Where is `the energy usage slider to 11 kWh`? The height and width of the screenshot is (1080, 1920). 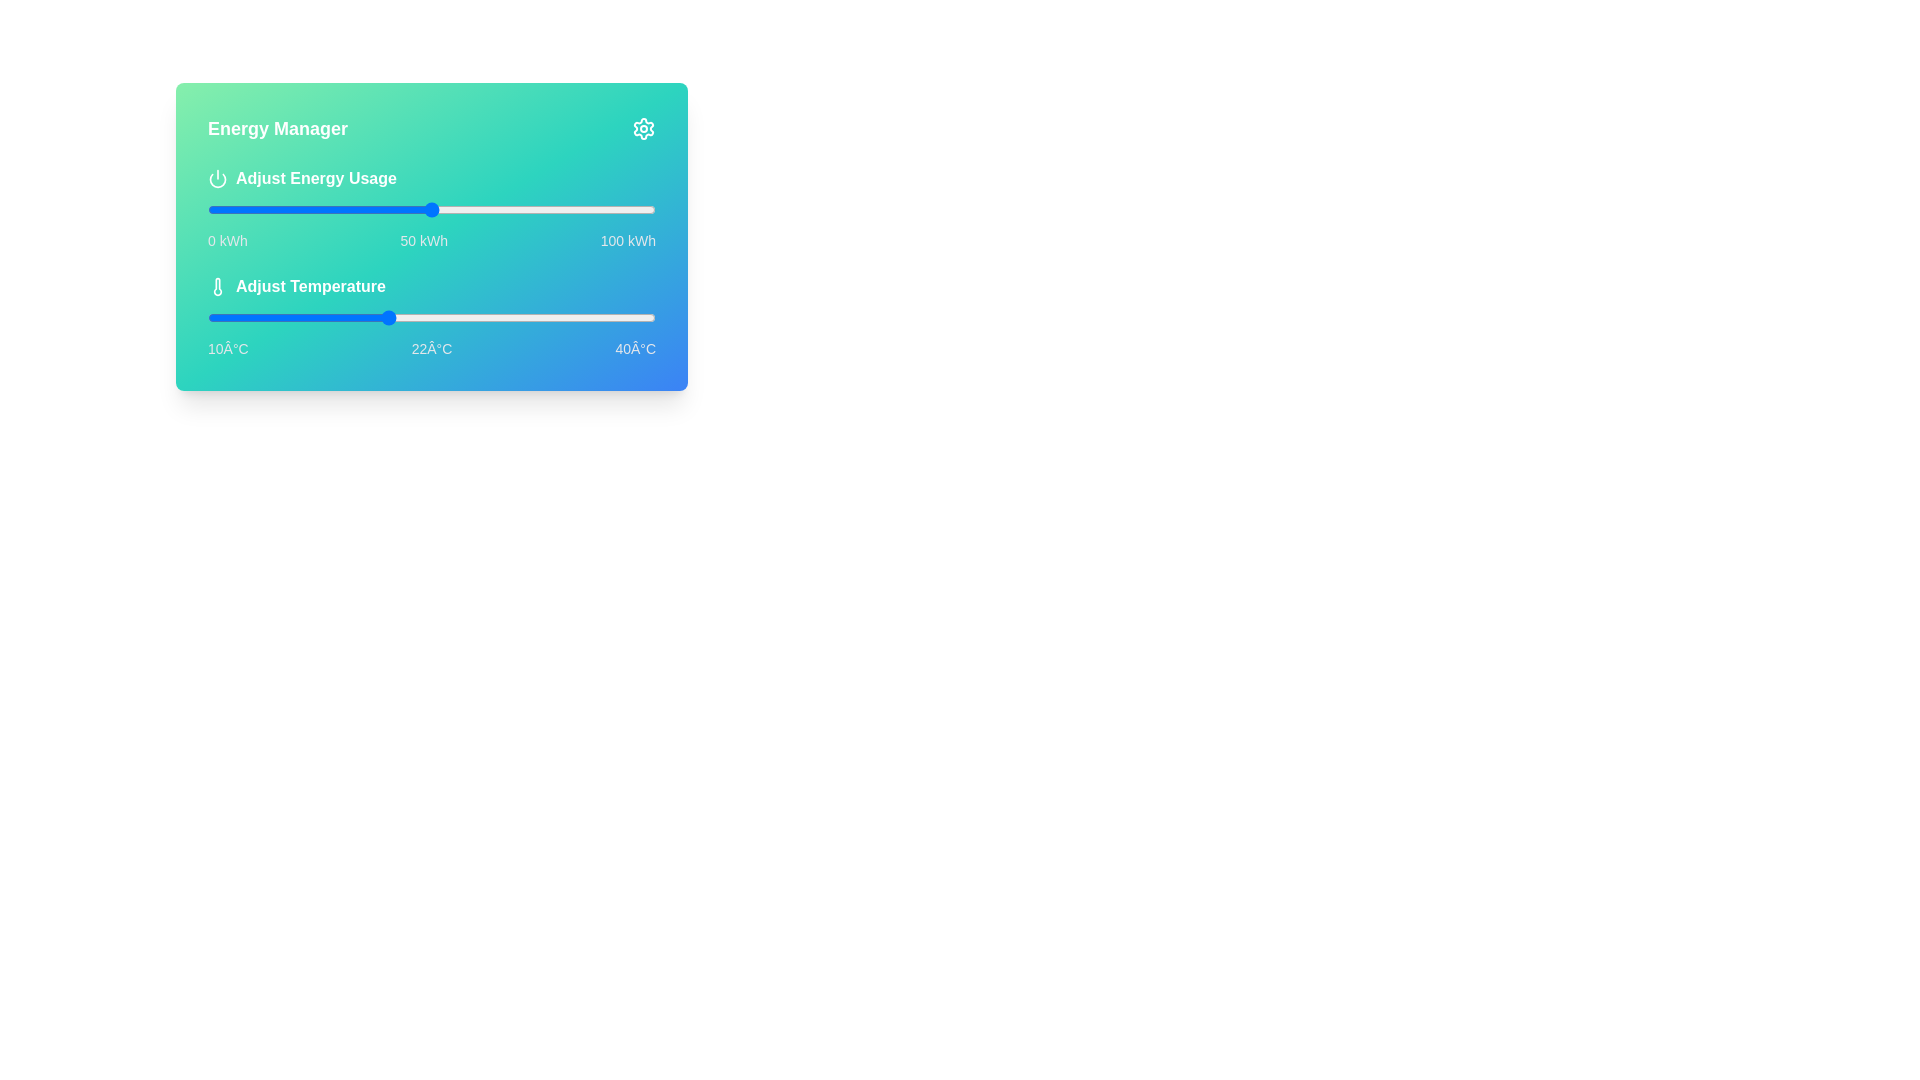 the energy usage slider to 11 kWh is located at coordinates (256, 209).